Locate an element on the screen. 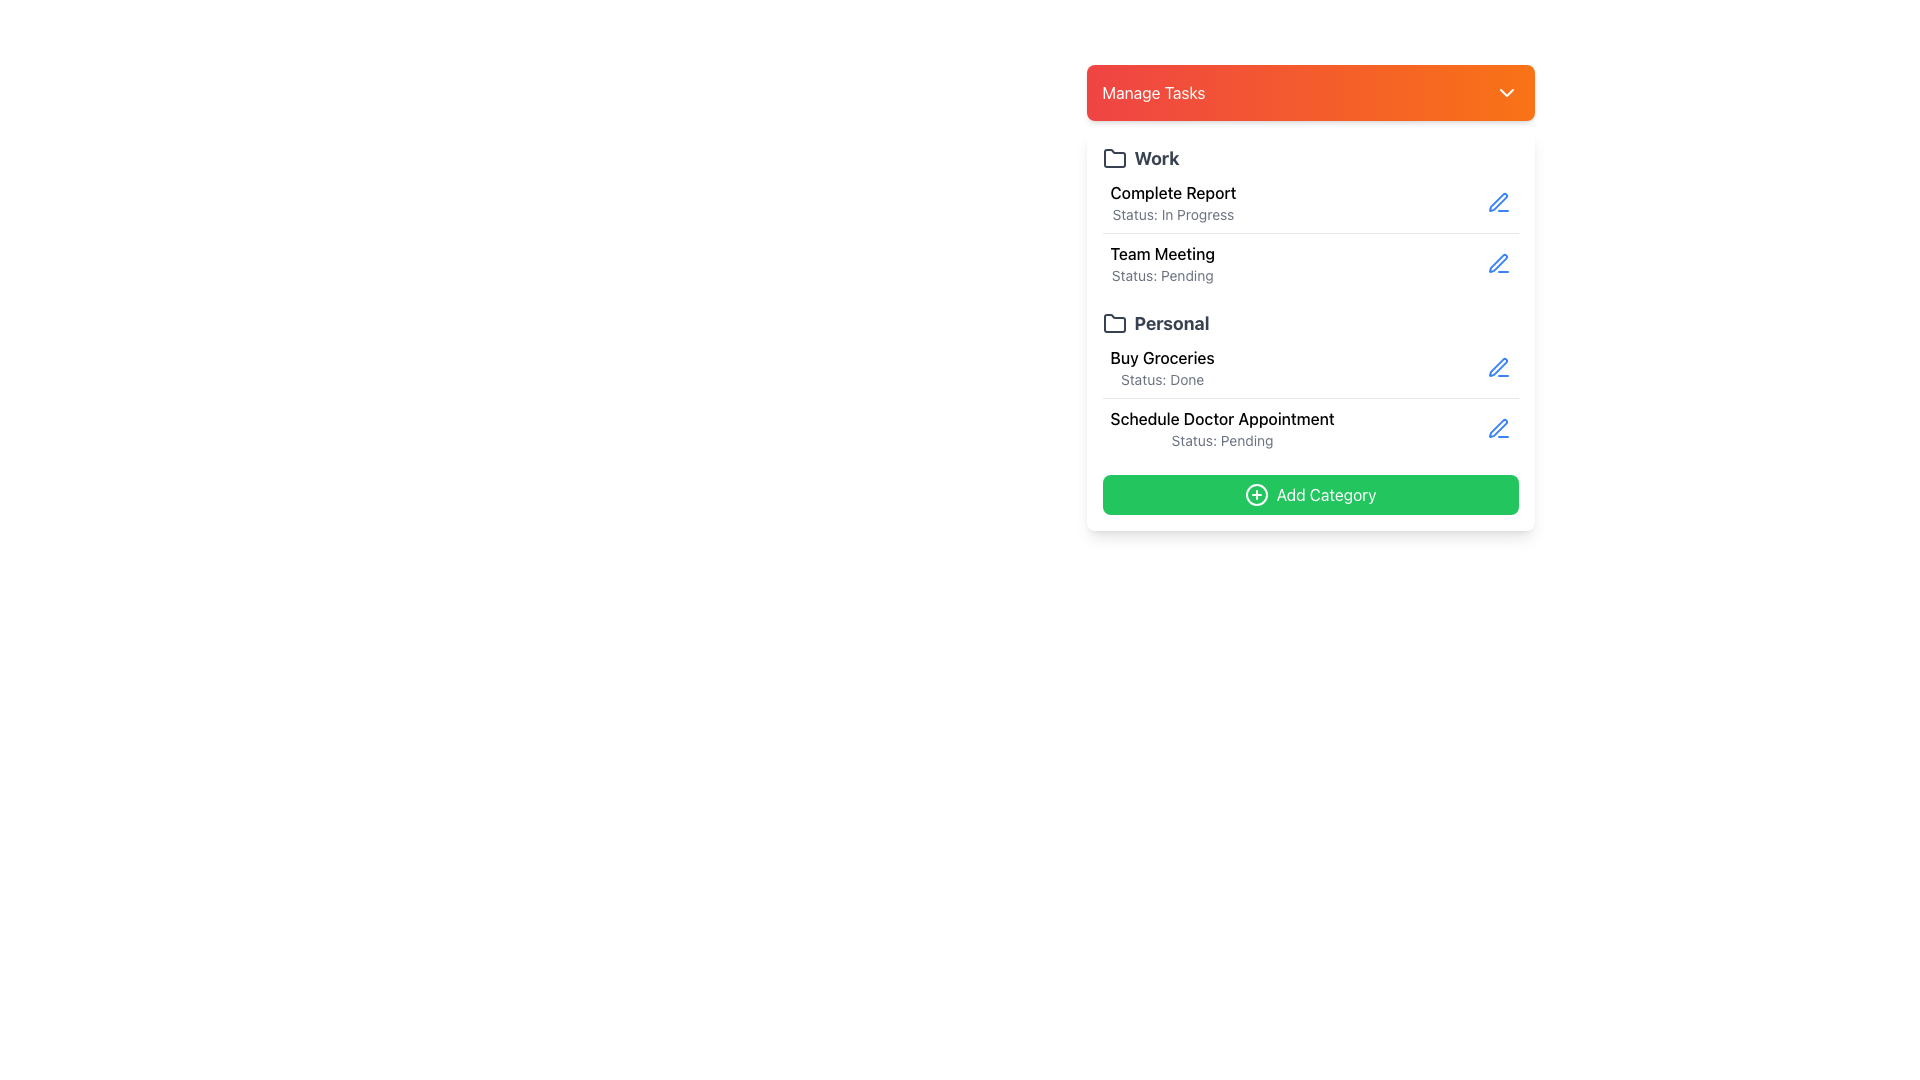  the text label displaying 'Schedule Doctor Appointment' in black font, located under the 'Personal' header and above the 'Status: Pending' label is located at coordinates (1221, 418).